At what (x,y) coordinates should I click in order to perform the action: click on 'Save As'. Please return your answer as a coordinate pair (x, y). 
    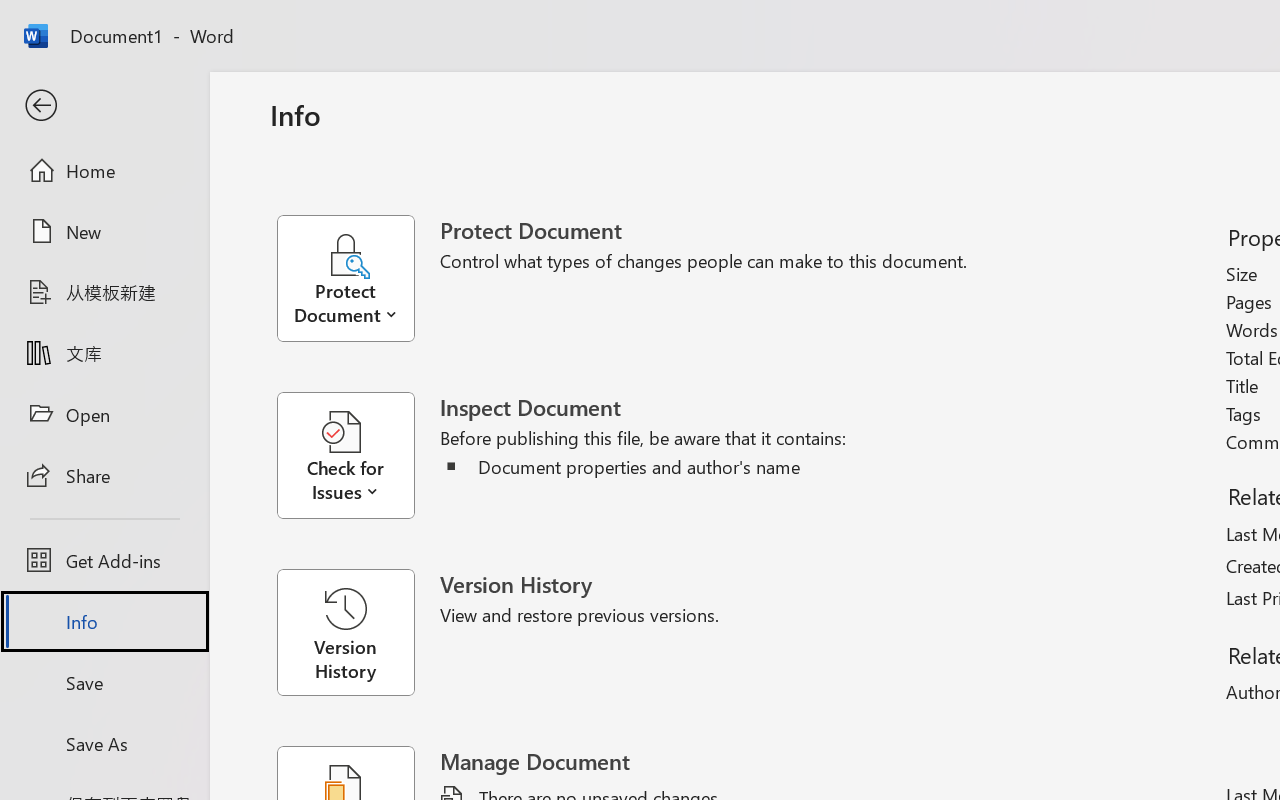
    Looking at the image, I should click on (103, 743).